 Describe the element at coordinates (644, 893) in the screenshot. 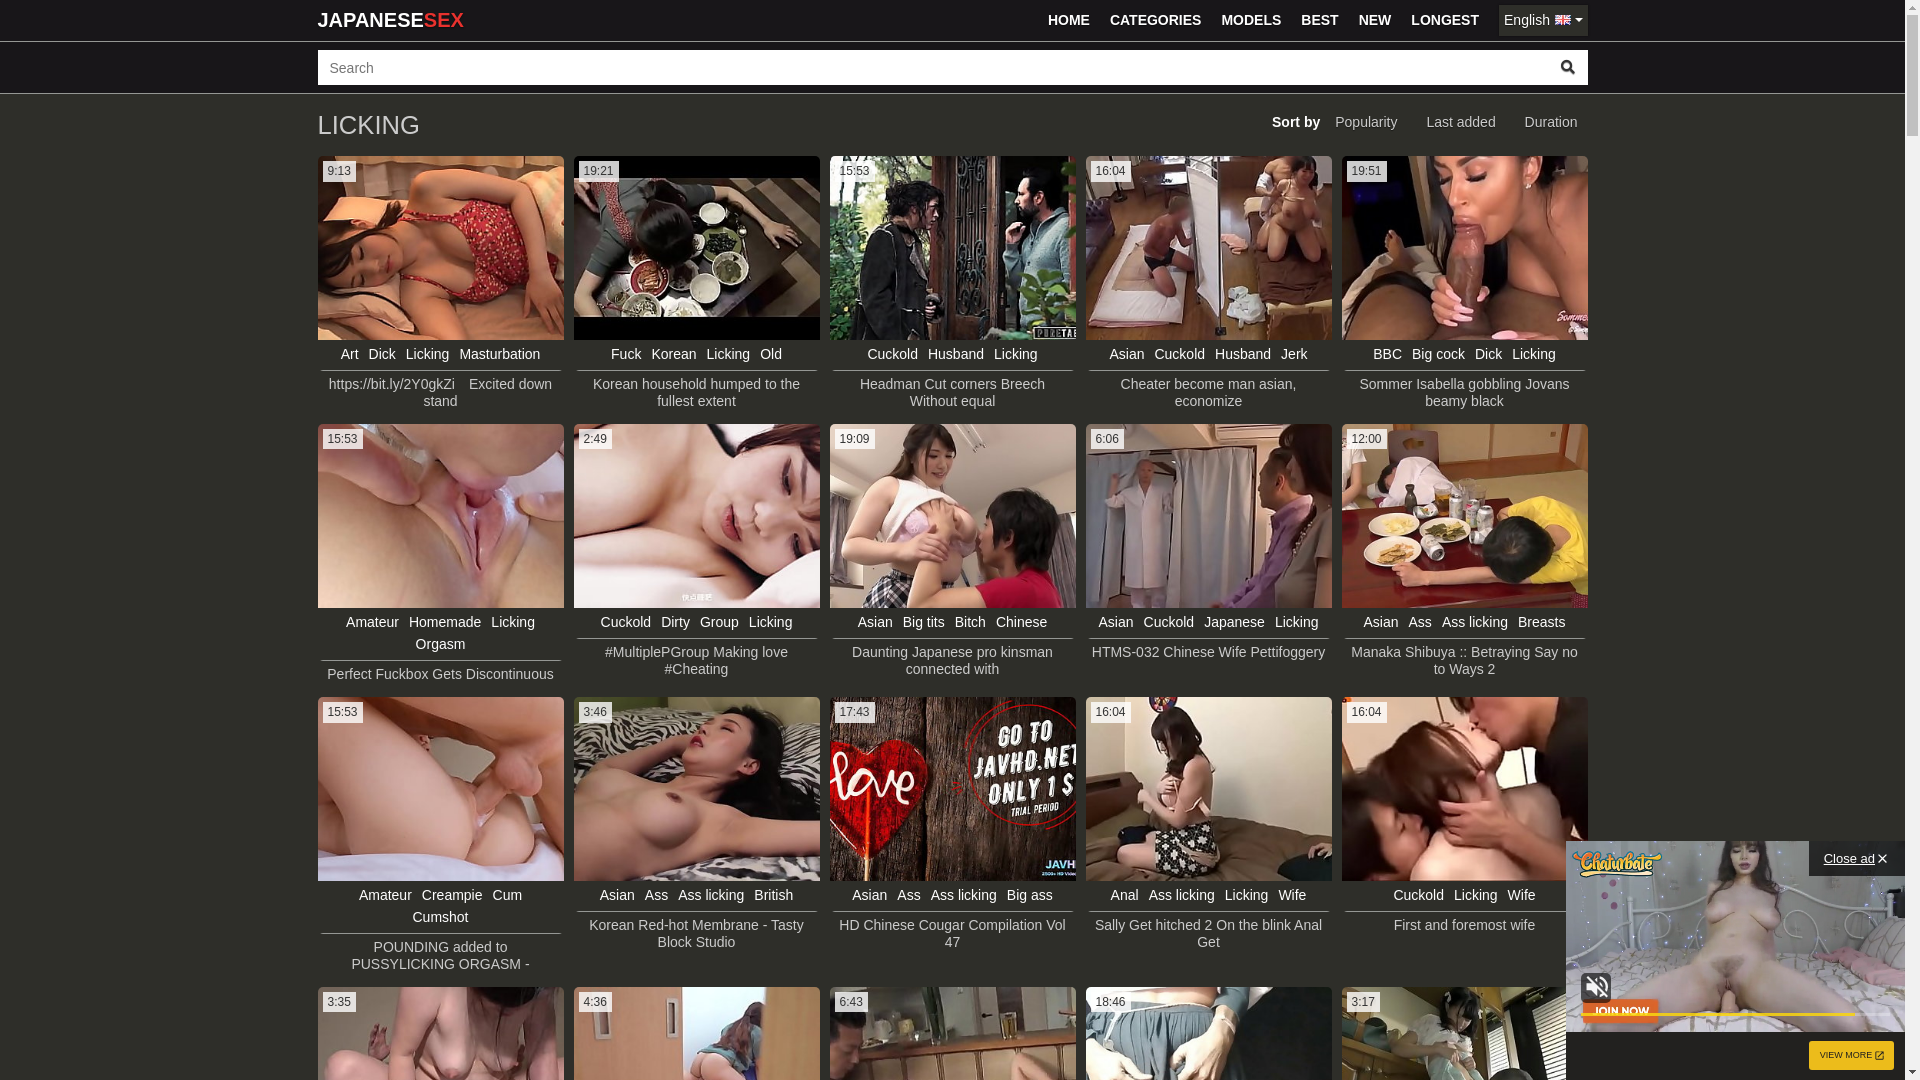

I see `'Ass'` at that location.